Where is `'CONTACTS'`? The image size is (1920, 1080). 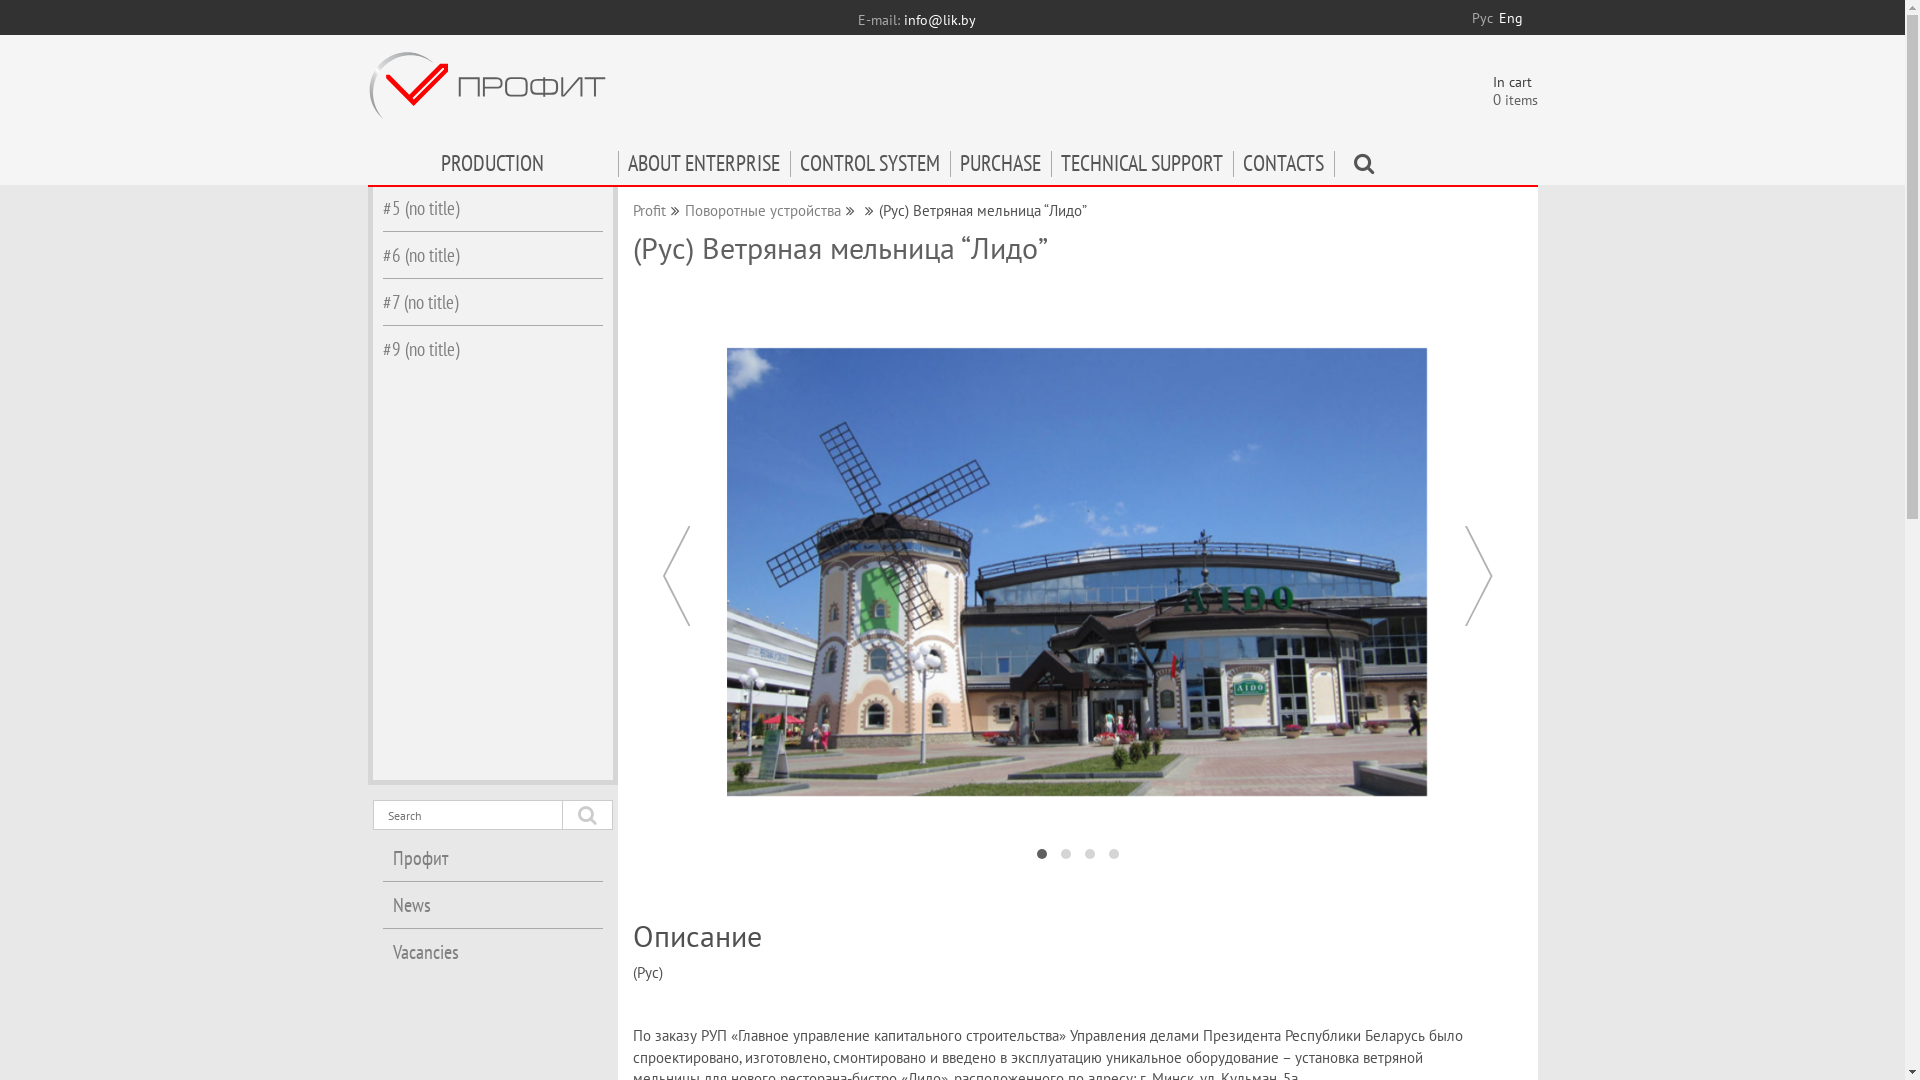 'CONTACTS' is located at coordinates (1282, 167).